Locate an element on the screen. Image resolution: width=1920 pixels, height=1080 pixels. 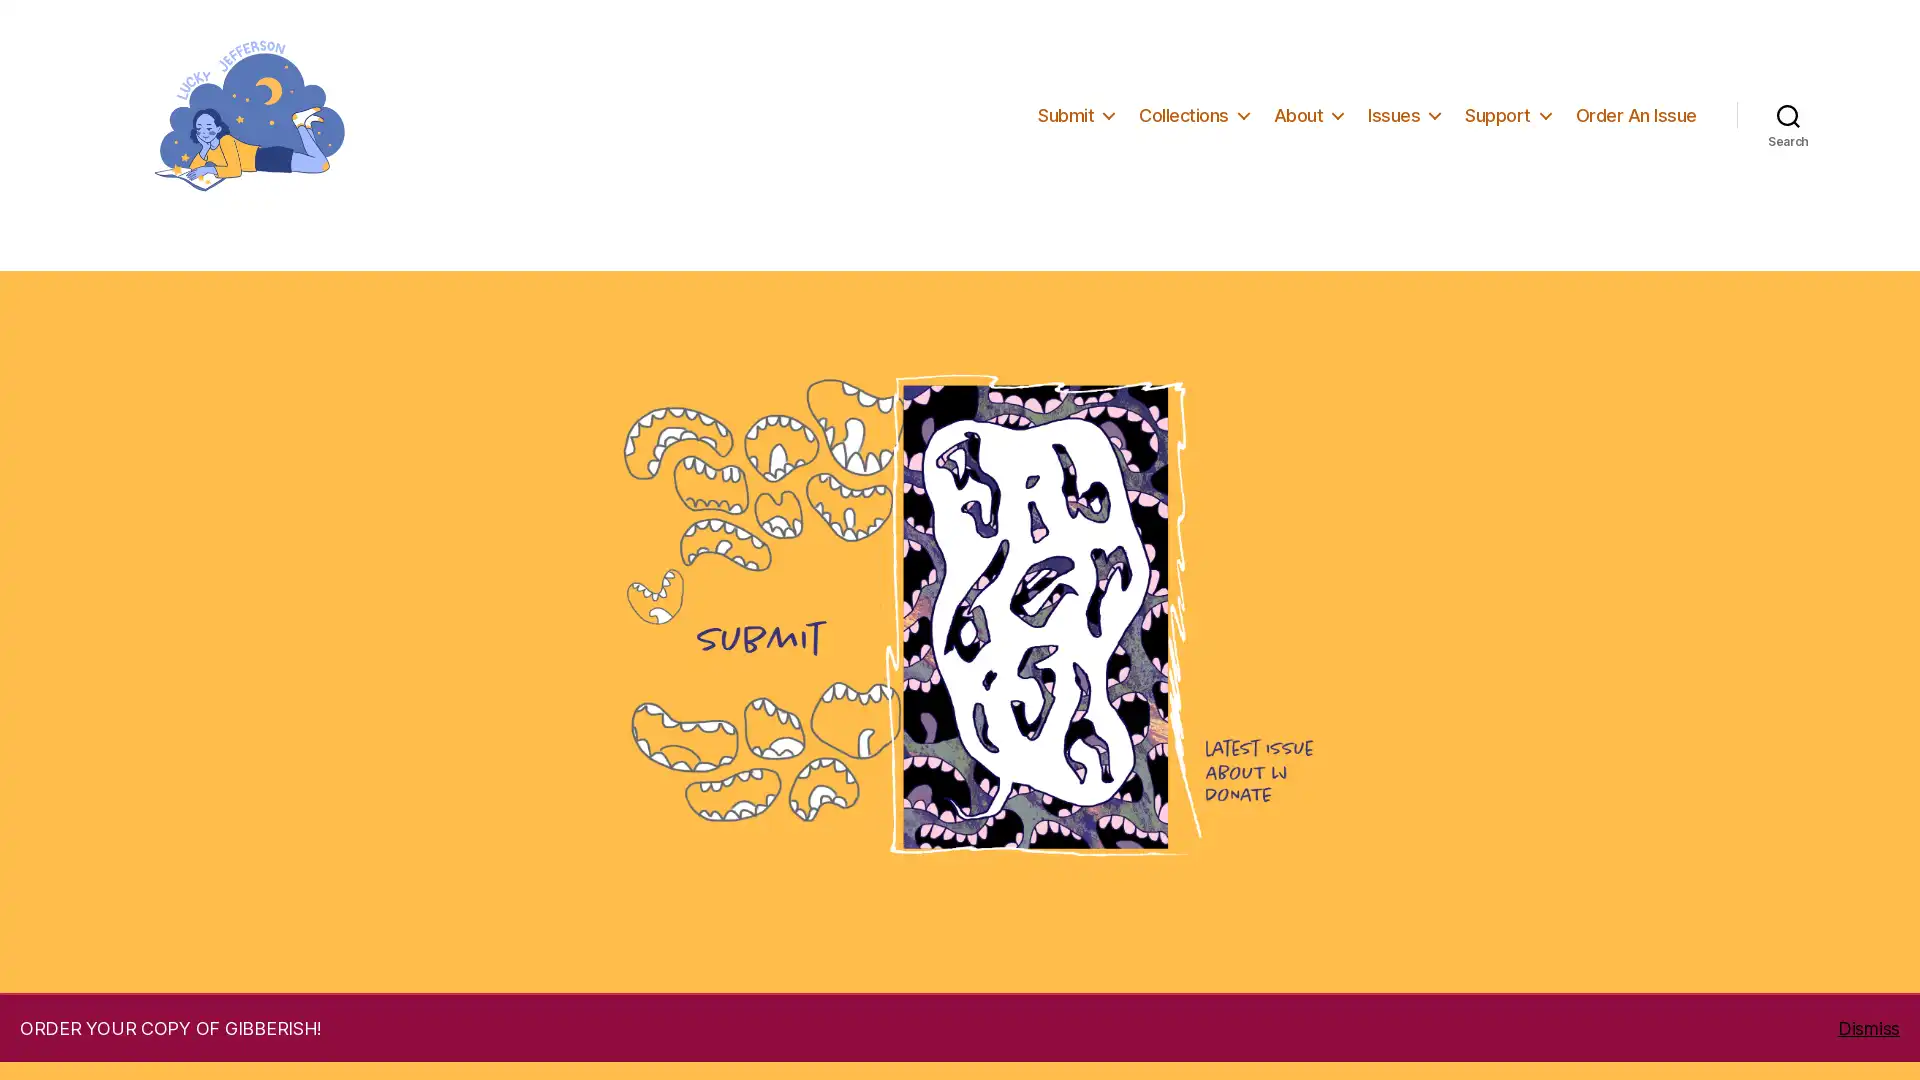
Search is located at coordinates (1788, 115).